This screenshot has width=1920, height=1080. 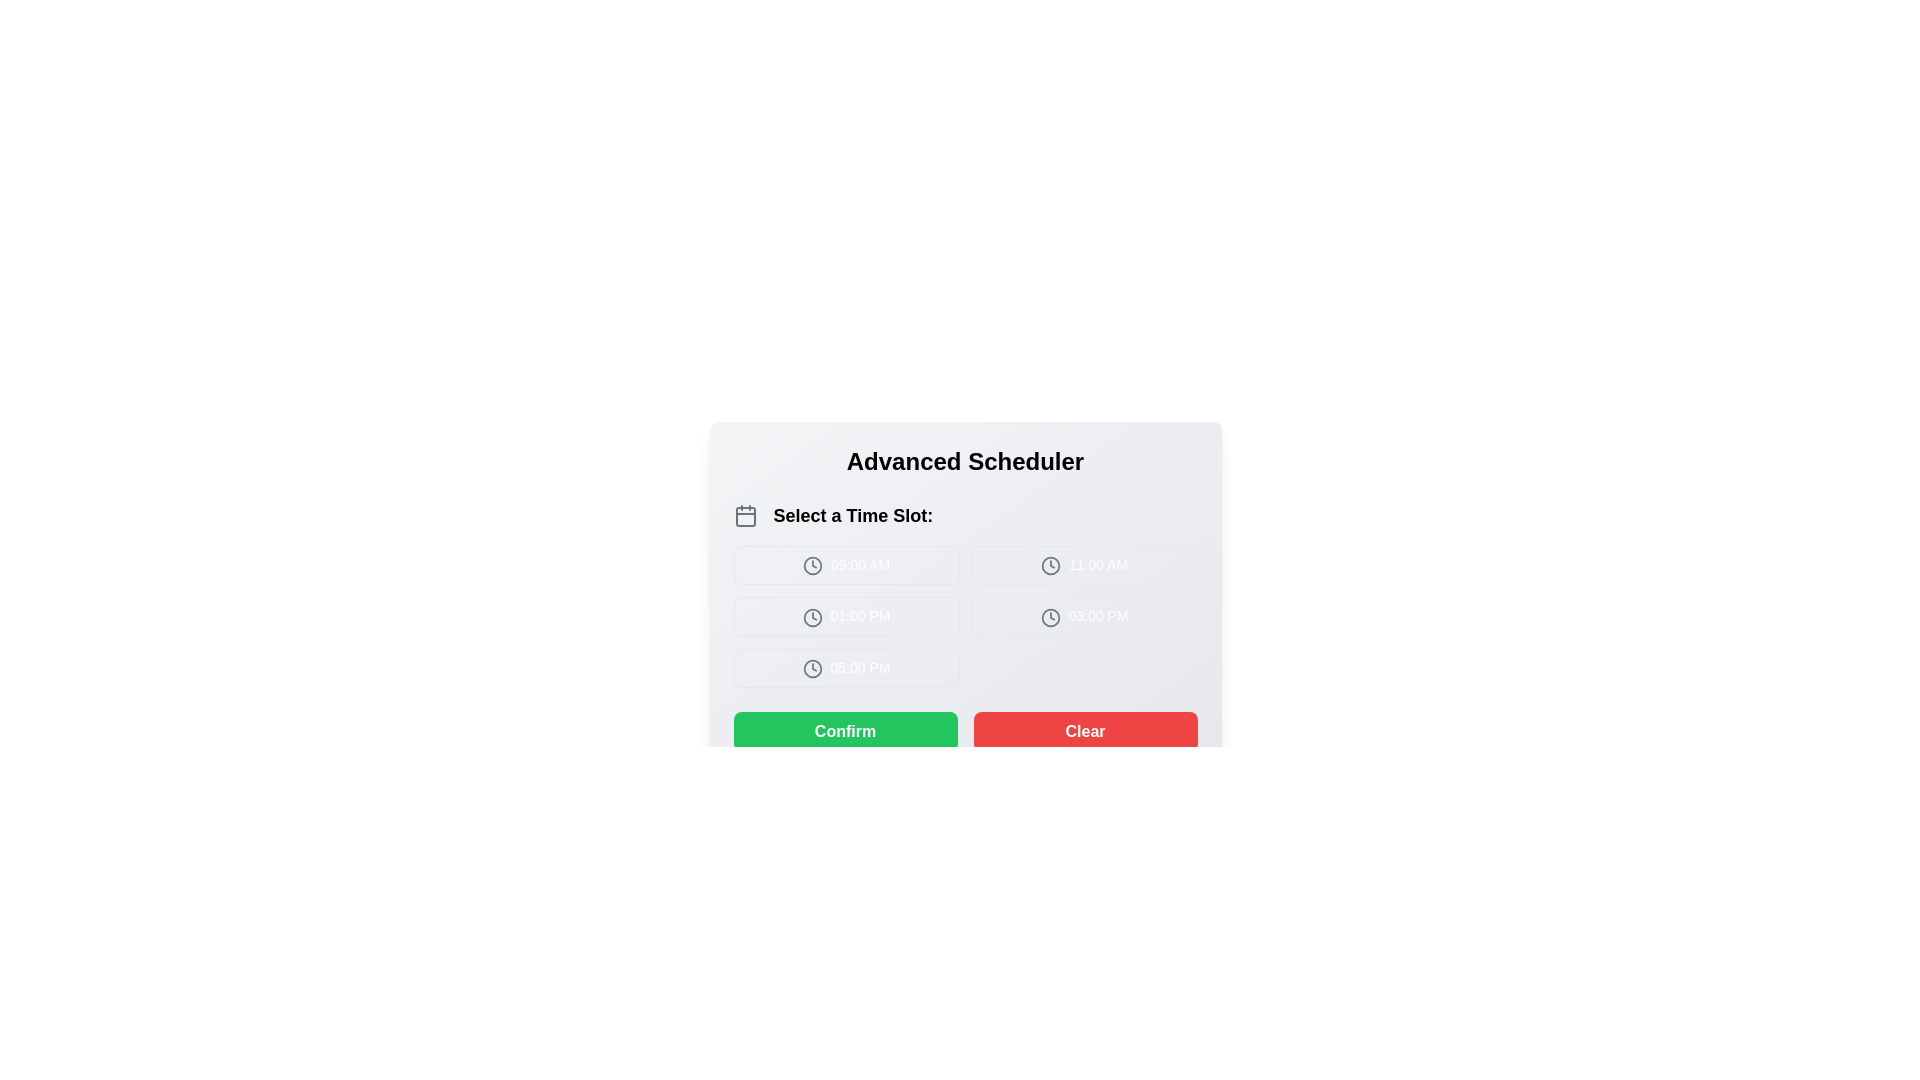 I want to click on the confirm button located on the left side of the horizontal button group at the bottom of the interface to finalize the user's action, so click(x=845, y=731).